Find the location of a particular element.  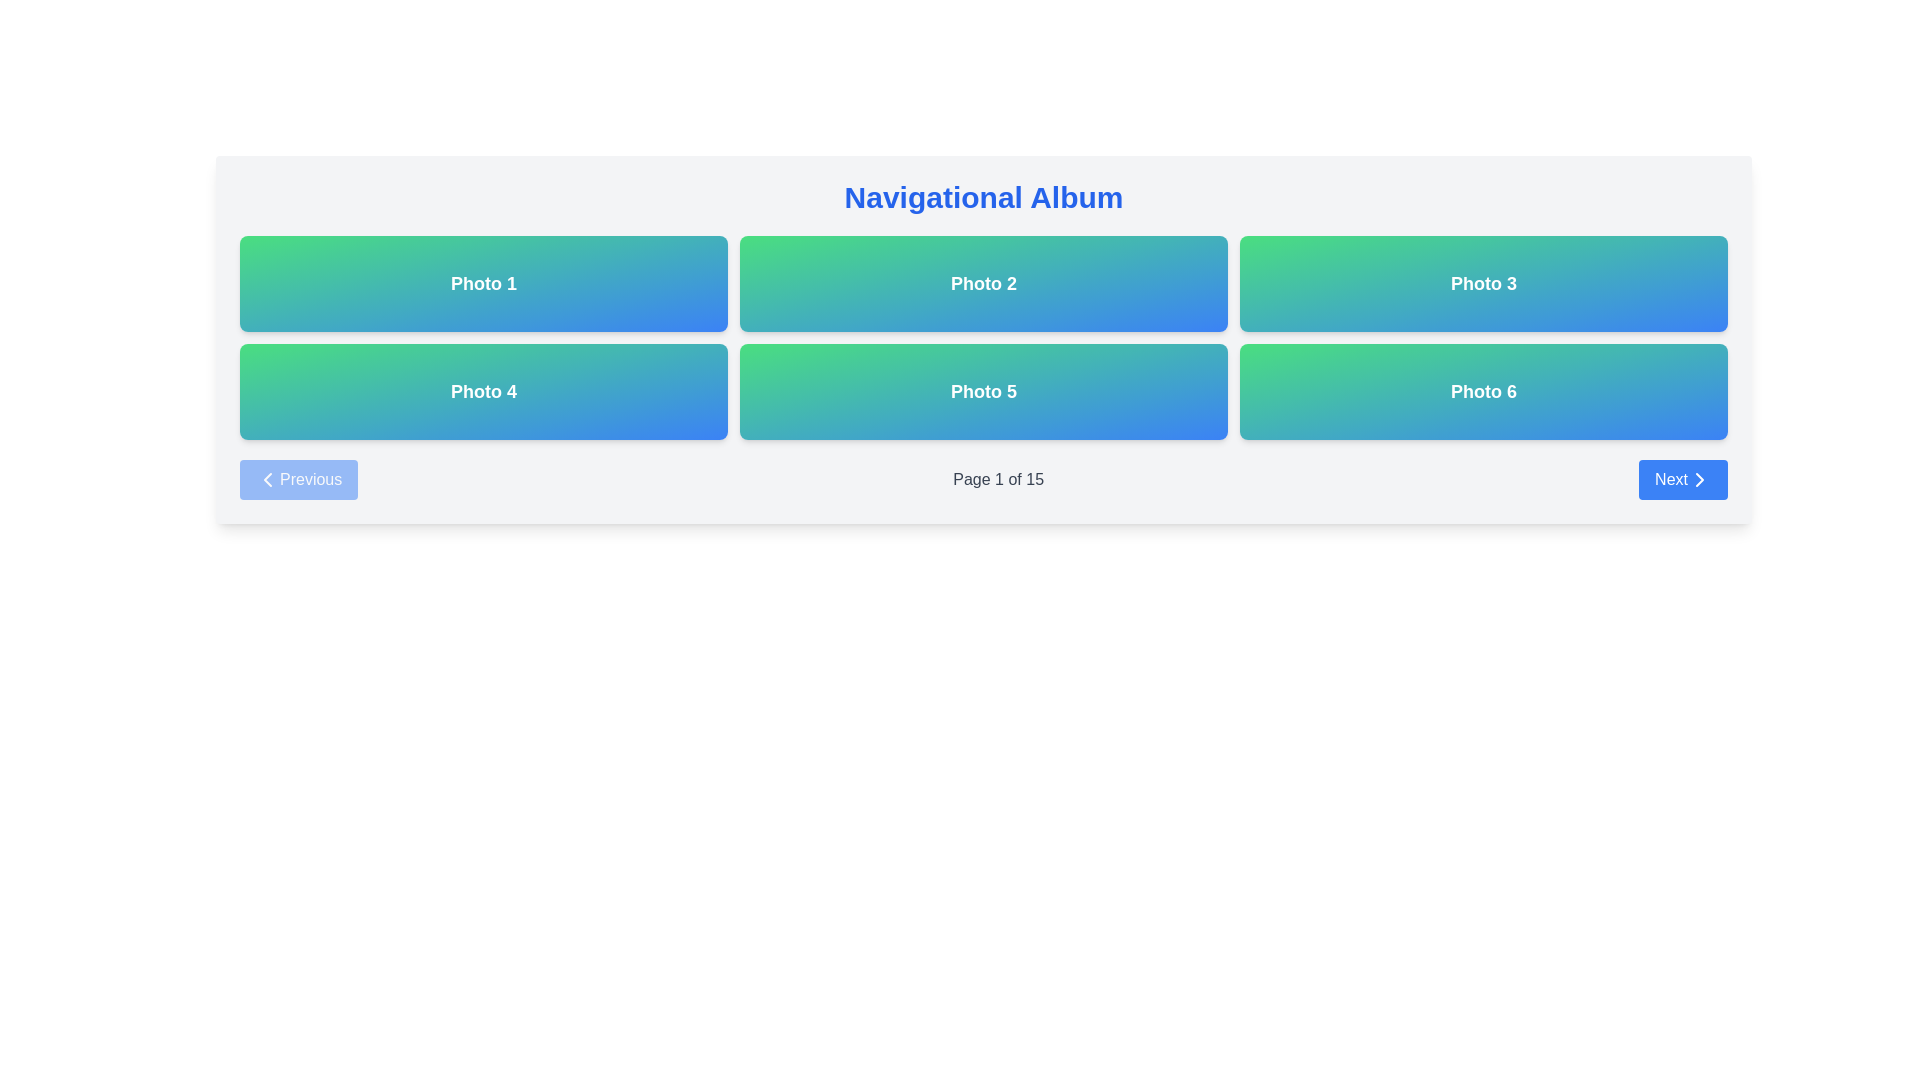

the 'Photo 2' static informational card located in the top row of the grid layout, specifically the second card from the left, for potential interaction is located at coordinates (983, 284).